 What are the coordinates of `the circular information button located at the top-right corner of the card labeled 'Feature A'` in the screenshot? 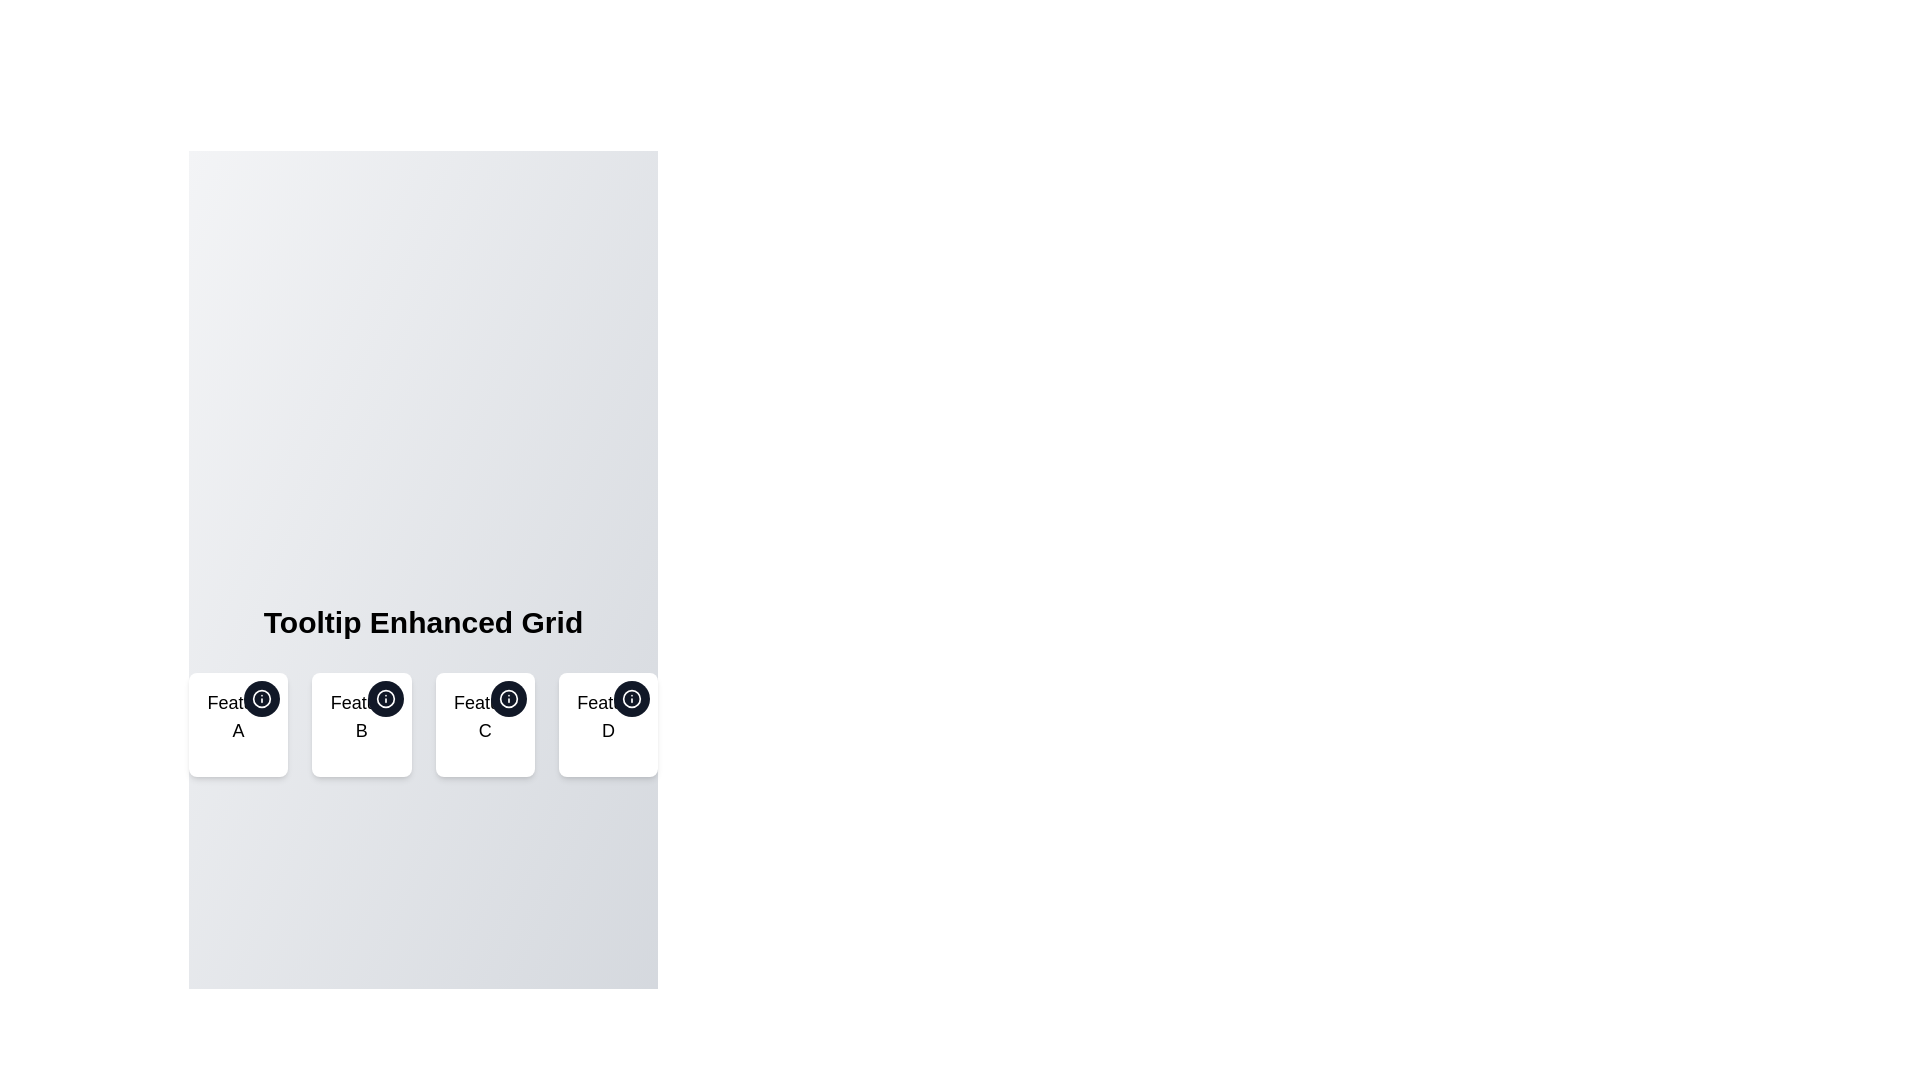 It's located at (261, 697).